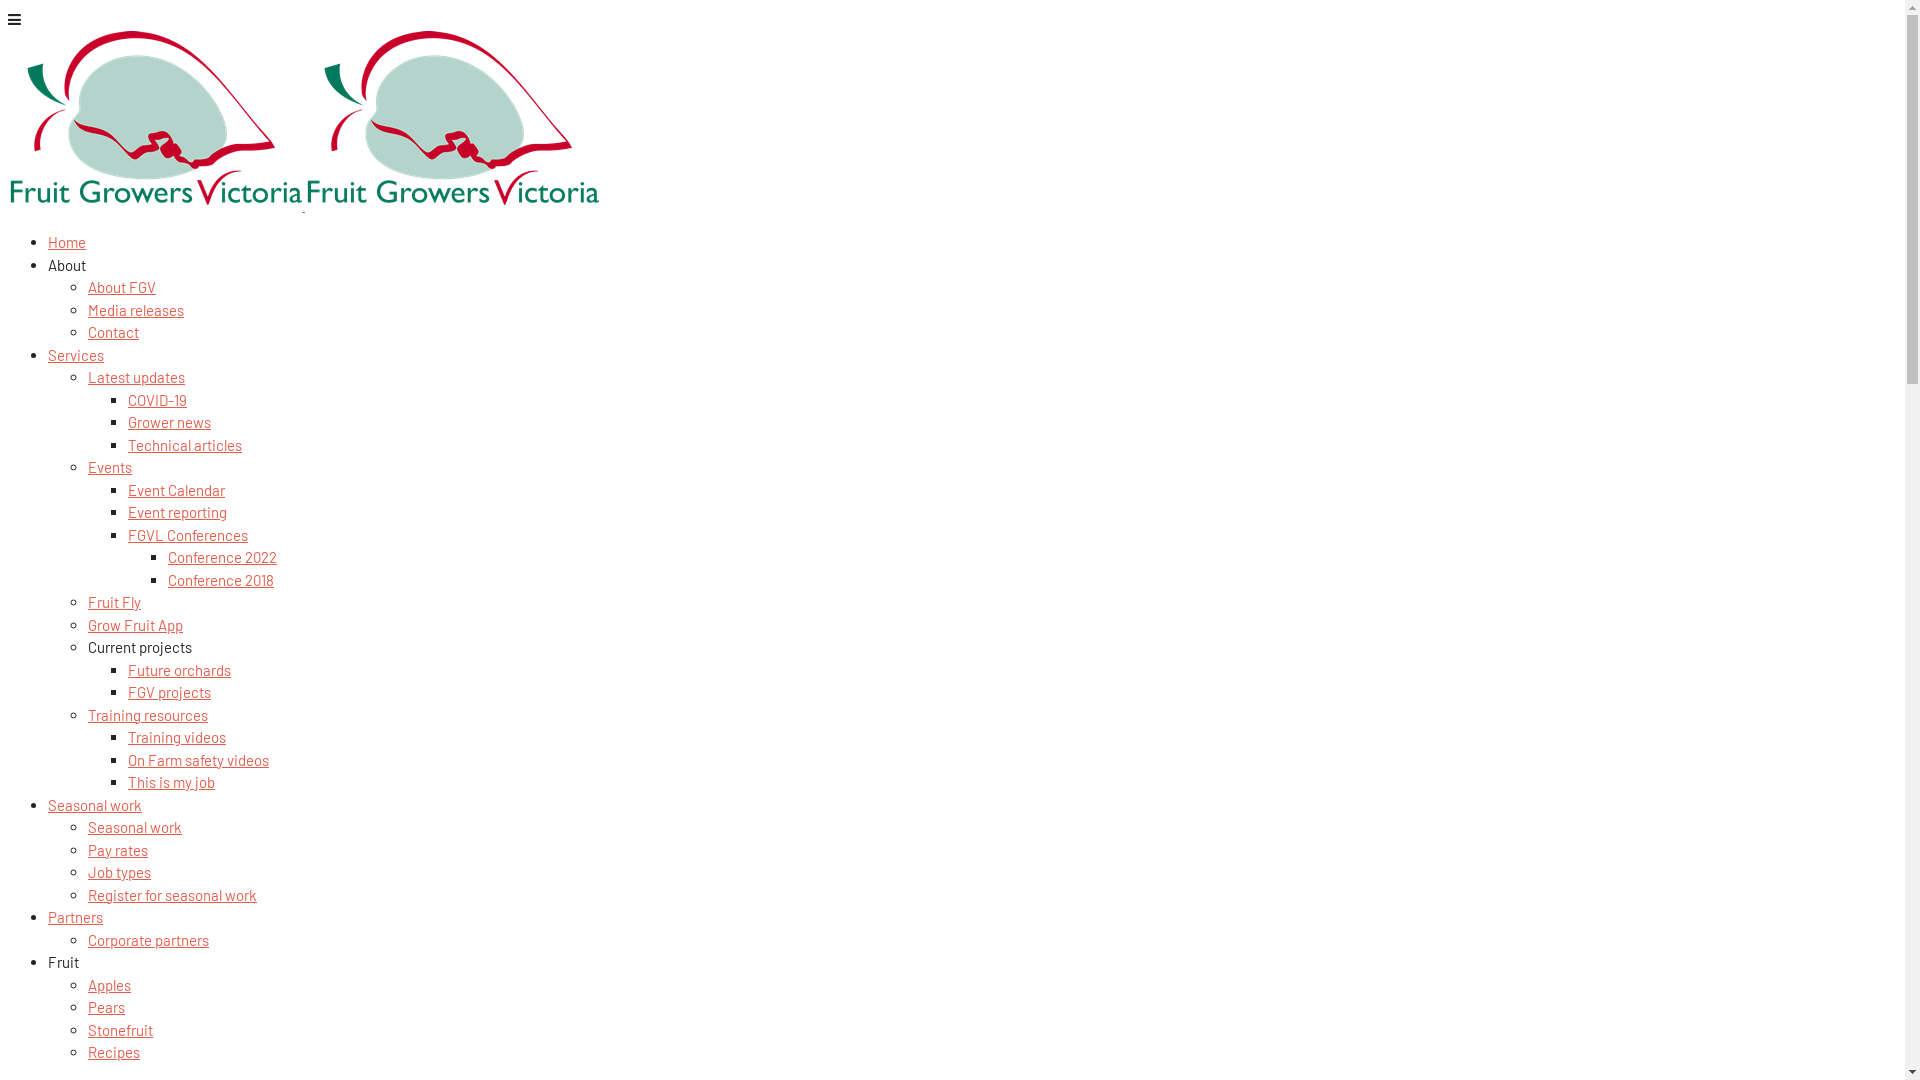 The width and height of the screenshot is (1920, 1080). What do you see at coordinates (86, 713) in the screenshot?
I see `'Training resources'` at bounding box center [86, 713].